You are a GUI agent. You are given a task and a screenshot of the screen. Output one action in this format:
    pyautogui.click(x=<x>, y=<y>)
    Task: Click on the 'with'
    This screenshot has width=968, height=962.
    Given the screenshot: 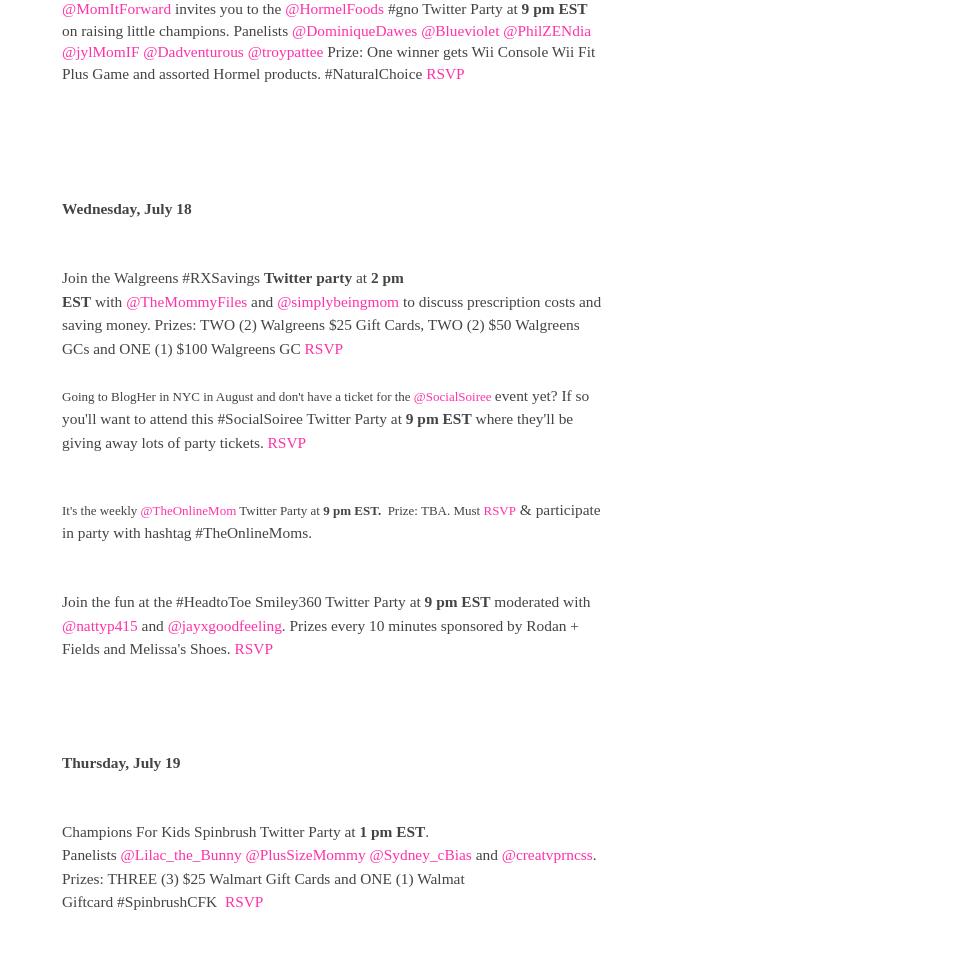 What is the action you would take?
    pyautogui.click(x=90, y=299)
    